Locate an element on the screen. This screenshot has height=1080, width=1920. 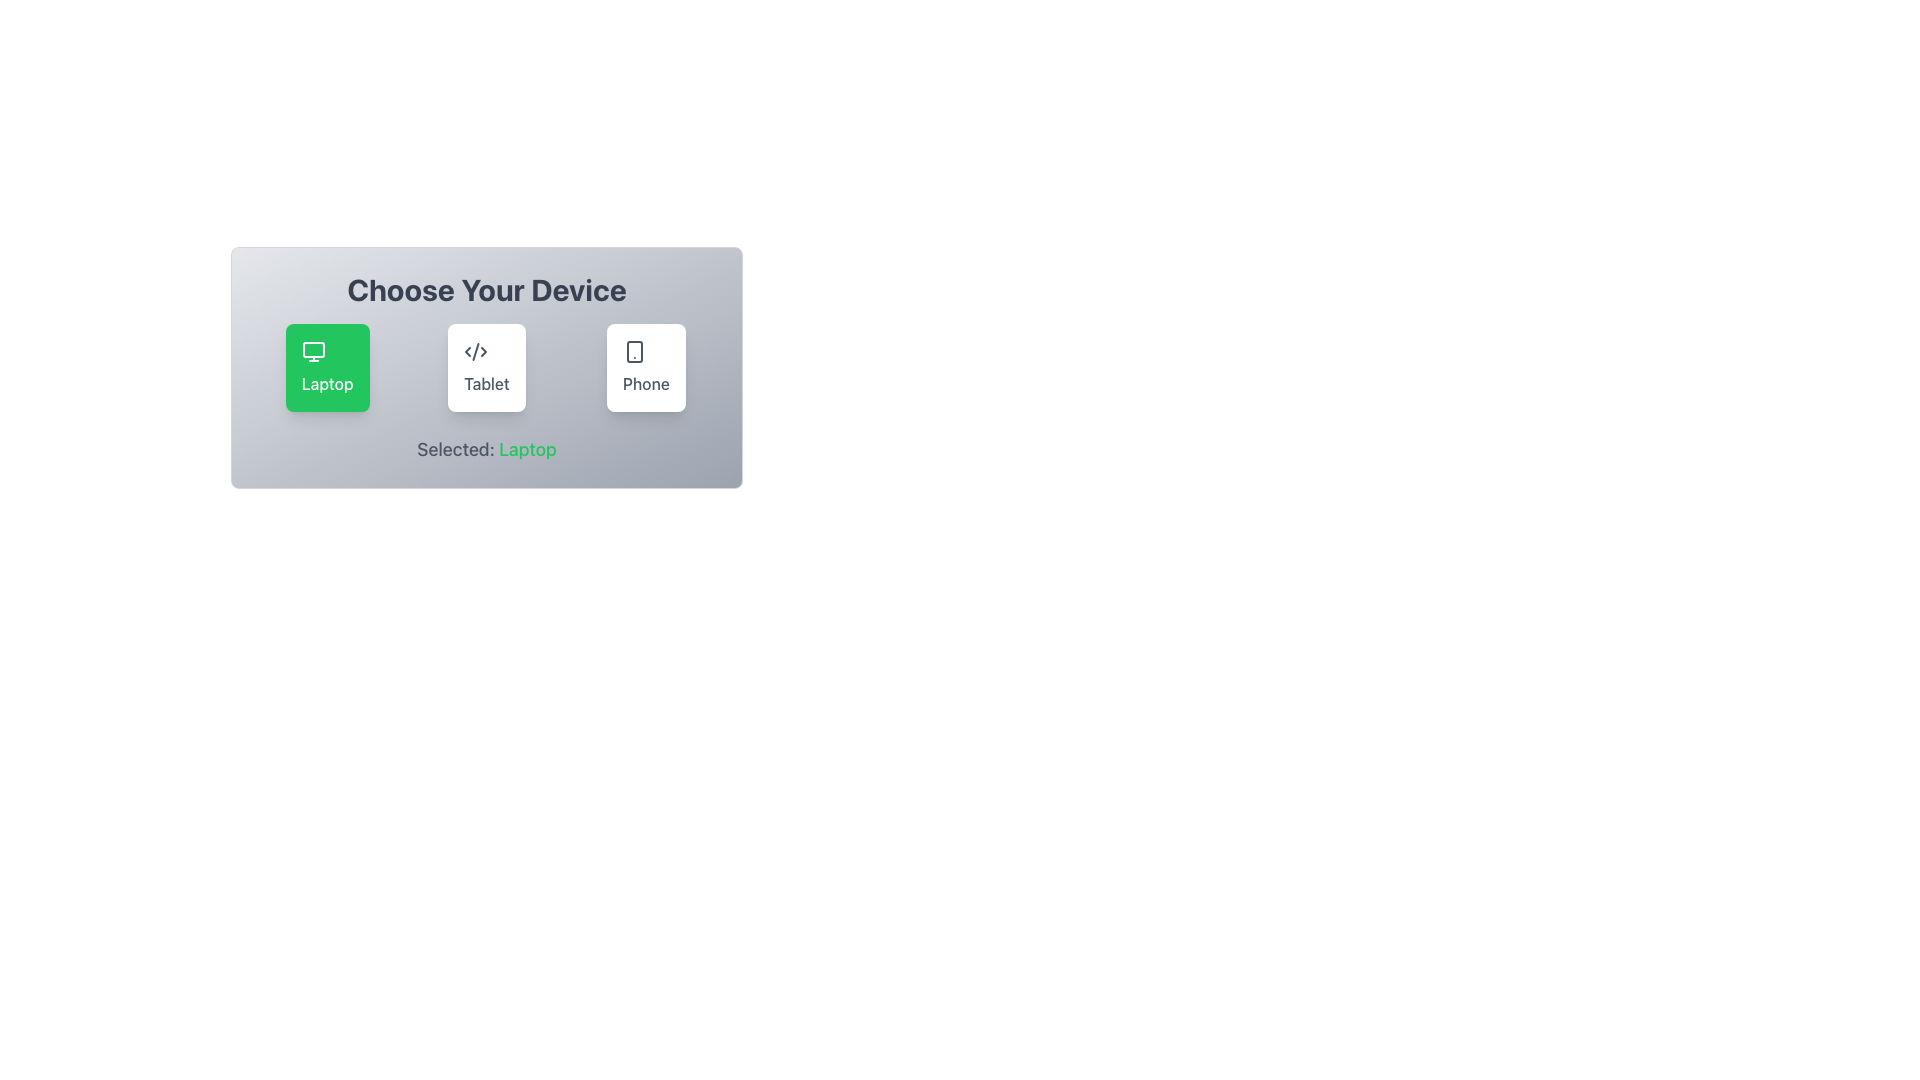
the 'Tablet' button, which is the second card in a row of three cards is located at coordinates (486, 367).